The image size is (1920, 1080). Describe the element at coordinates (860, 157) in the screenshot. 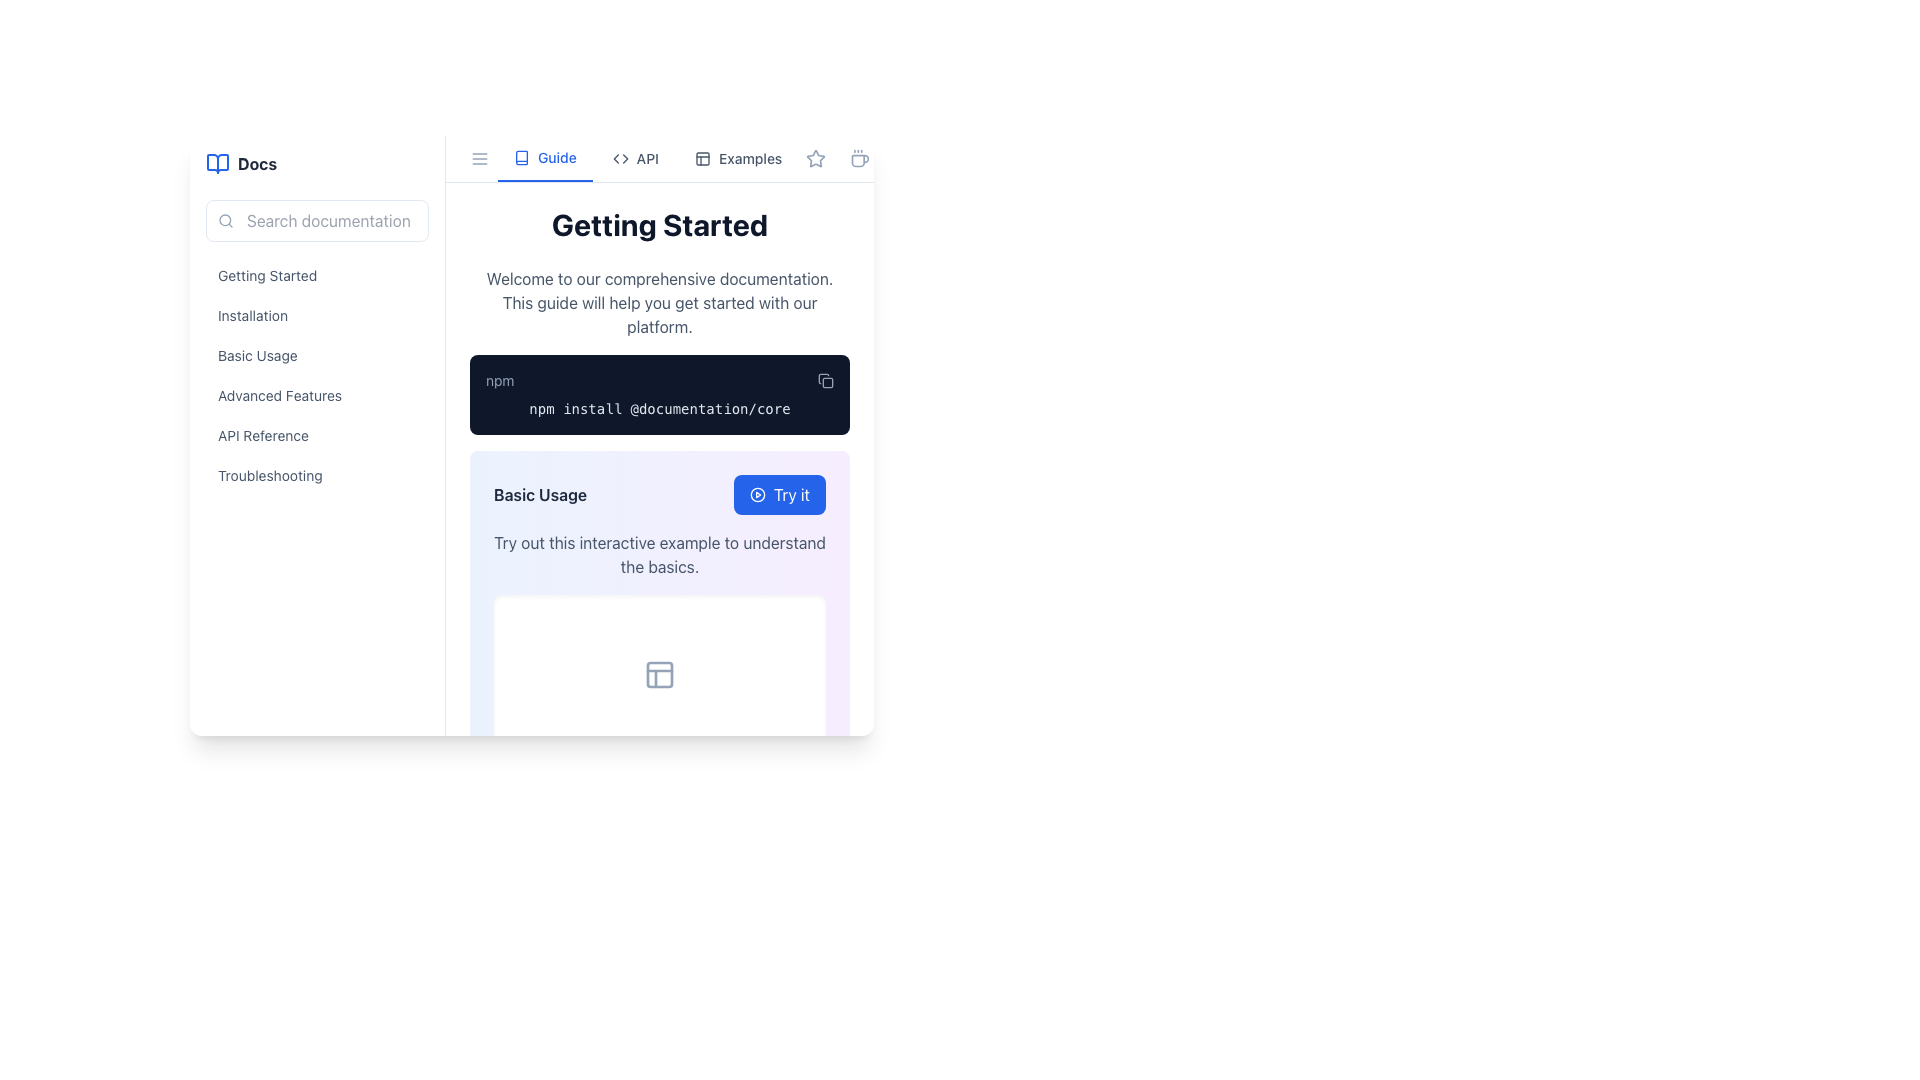

I see `the coffee mug icon button located in the top-right section of the header` at that location.